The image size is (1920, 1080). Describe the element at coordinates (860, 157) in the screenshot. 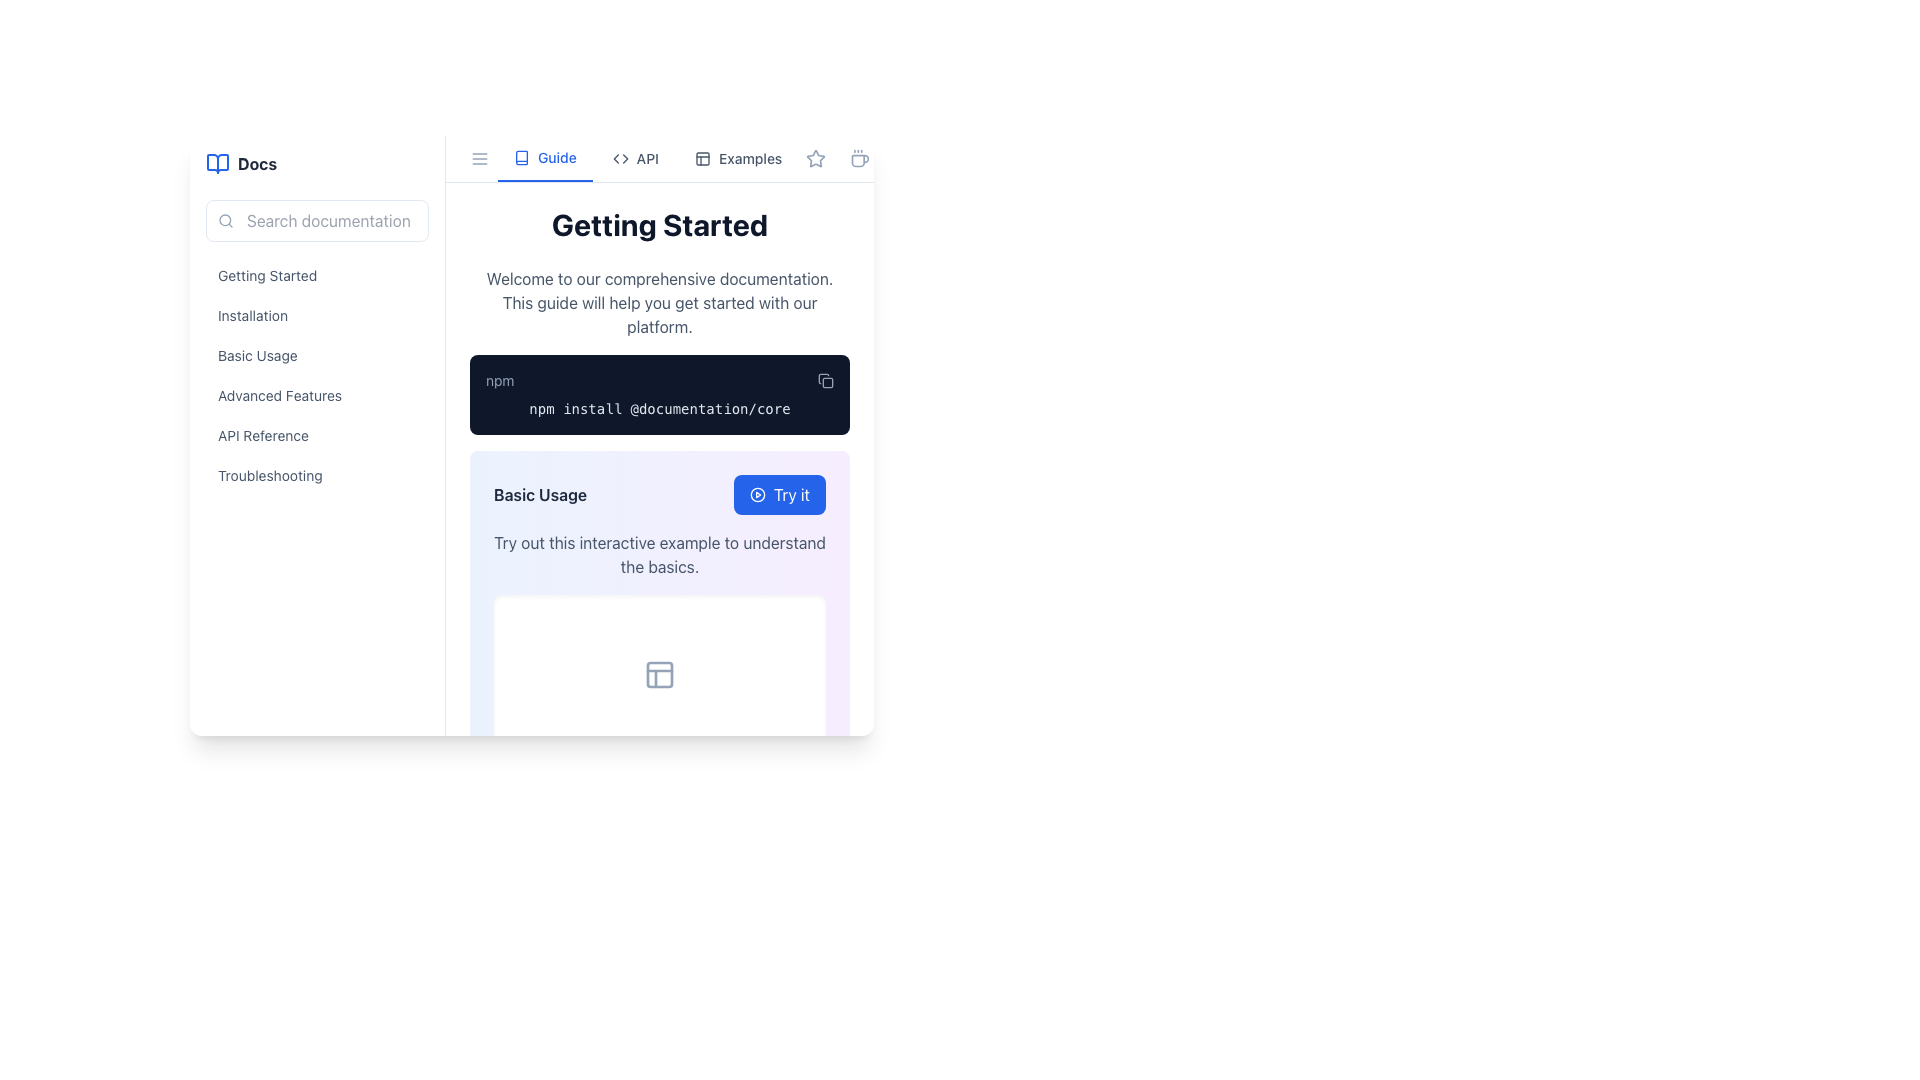

I see `the coffee mug icon button located in the top-right section of the header` at that location.